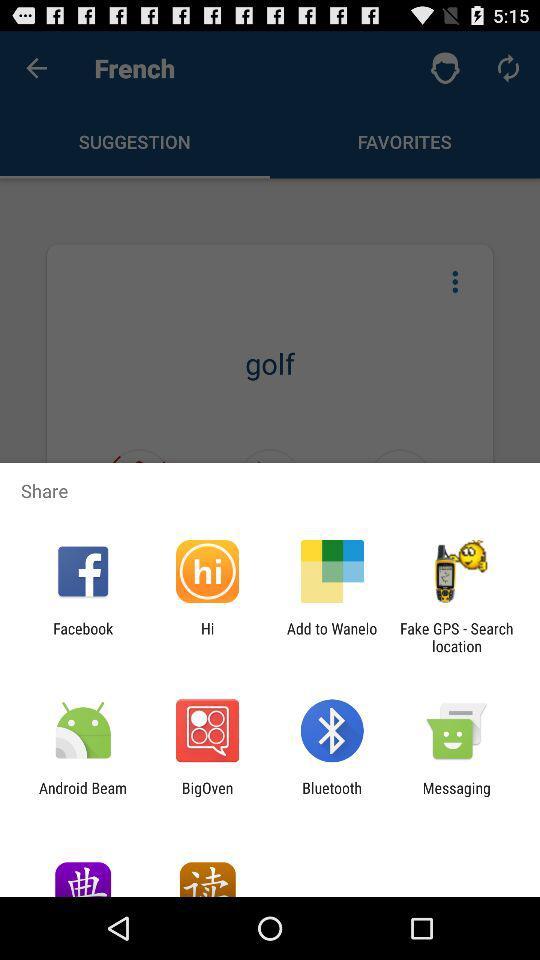 This screenshot has width=540, height=960. What do you see at coordinates (332, 636) in the screenshot?
I see `the app to the left of fake gps search icon` at bounding box center [332, 636].